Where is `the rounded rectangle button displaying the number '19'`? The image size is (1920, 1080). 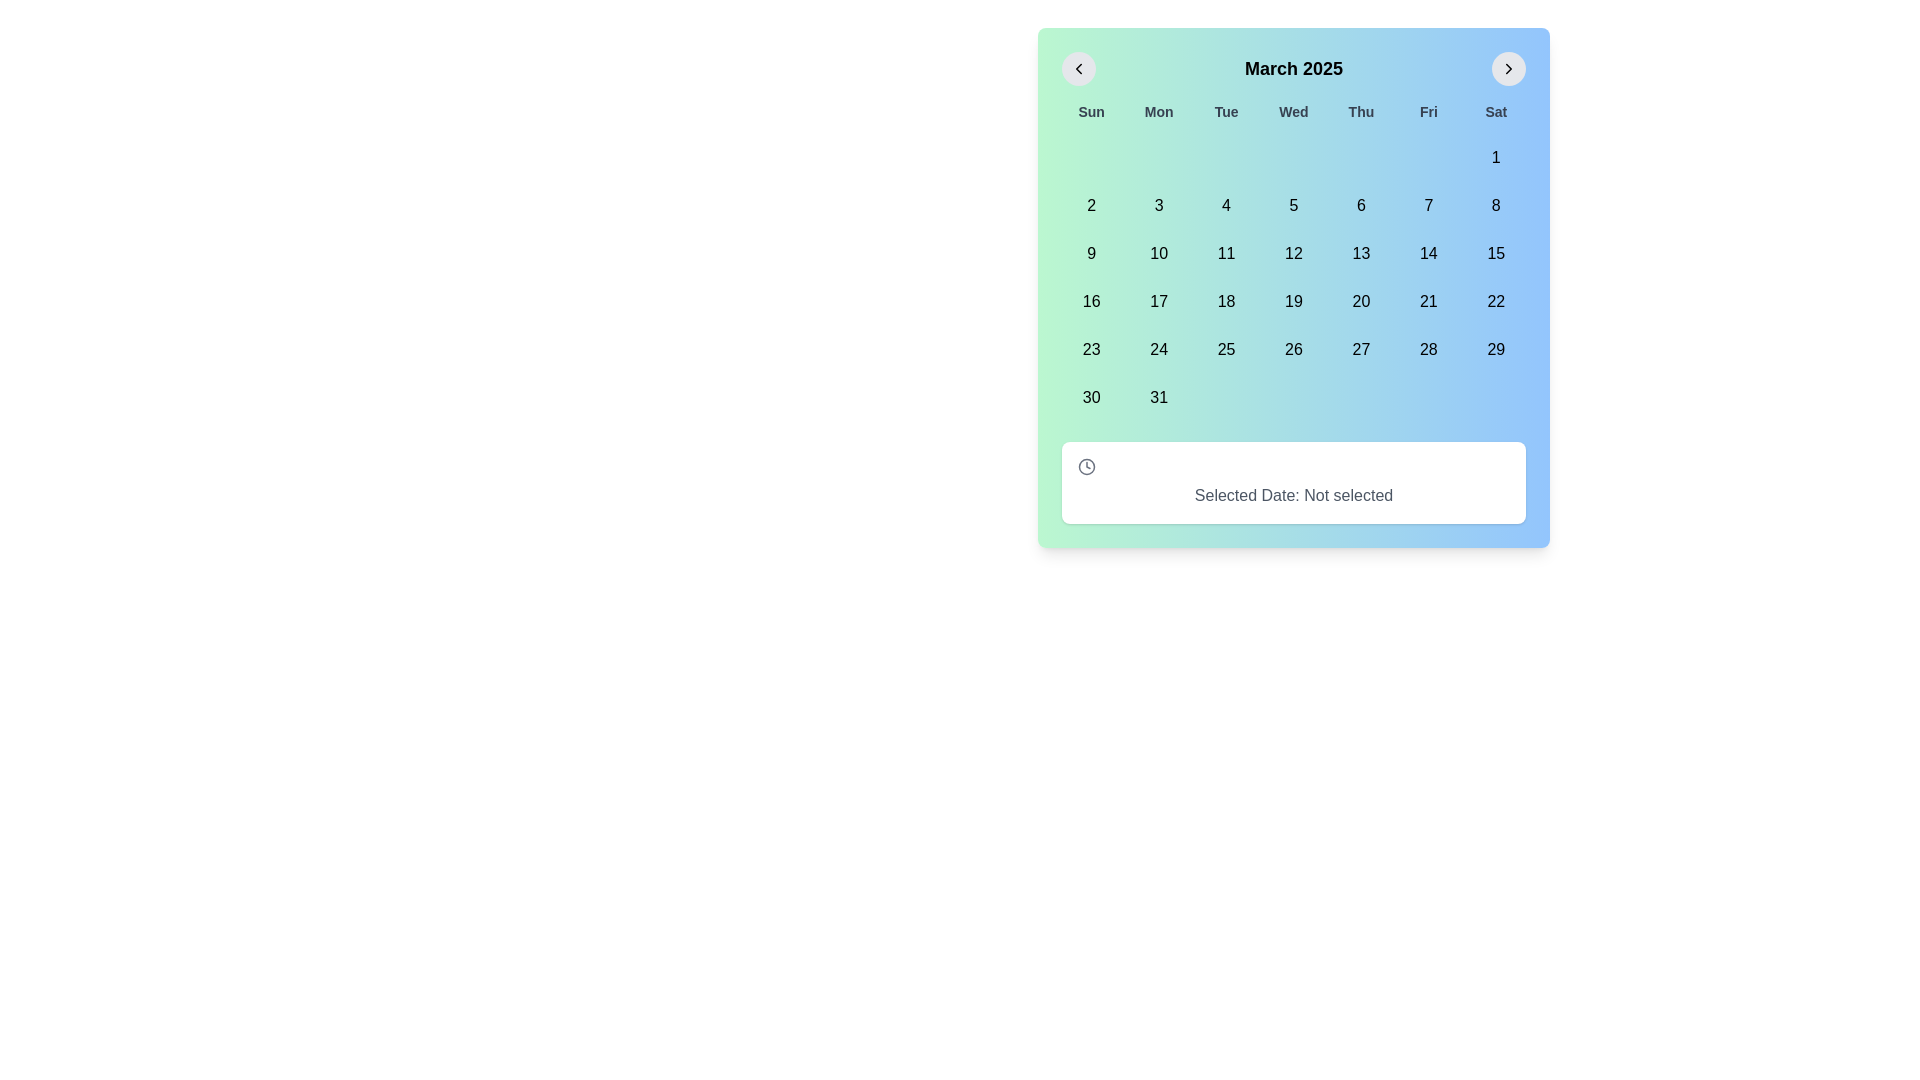 the rounded rectangle button displaying the number '19' is located at coordinates (1294, 301).